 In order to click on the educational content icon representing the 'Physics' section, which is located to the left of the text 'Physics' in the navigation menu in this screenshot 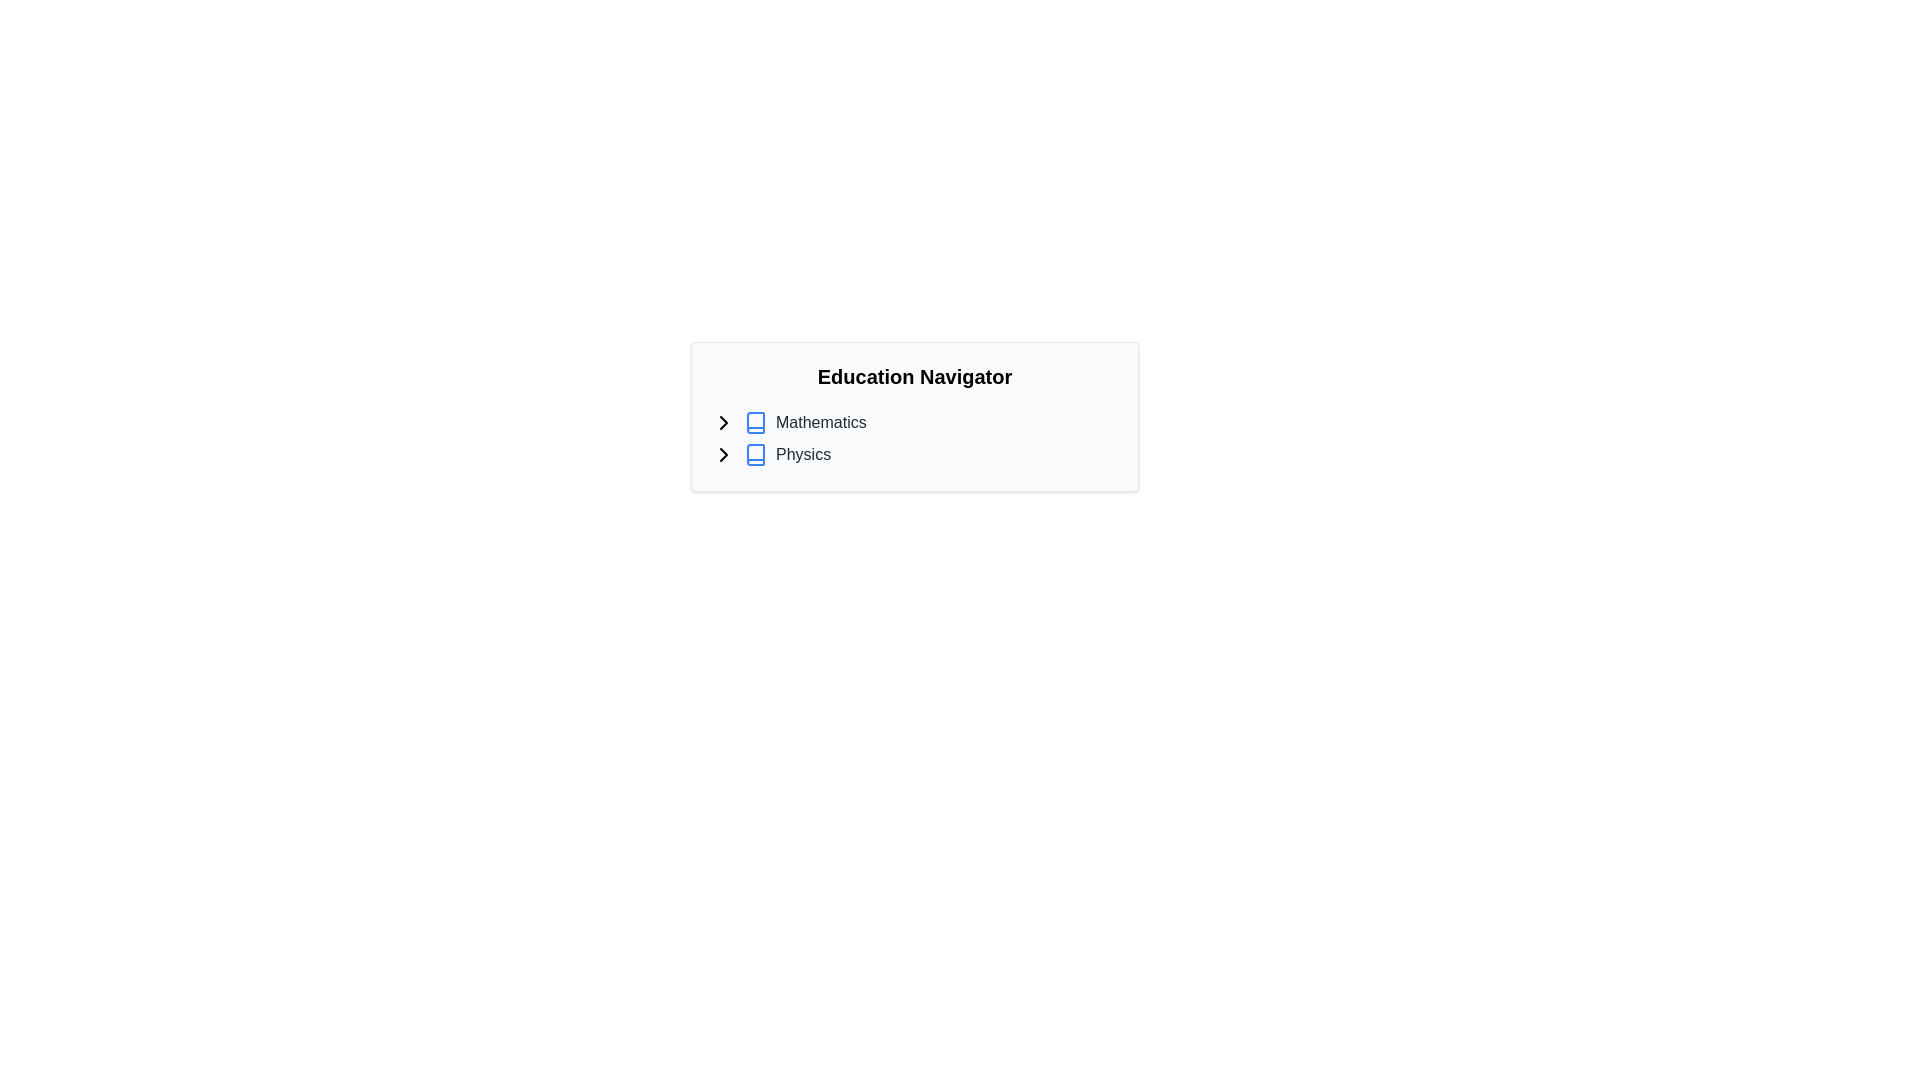, I will do `click(754, 455)`.